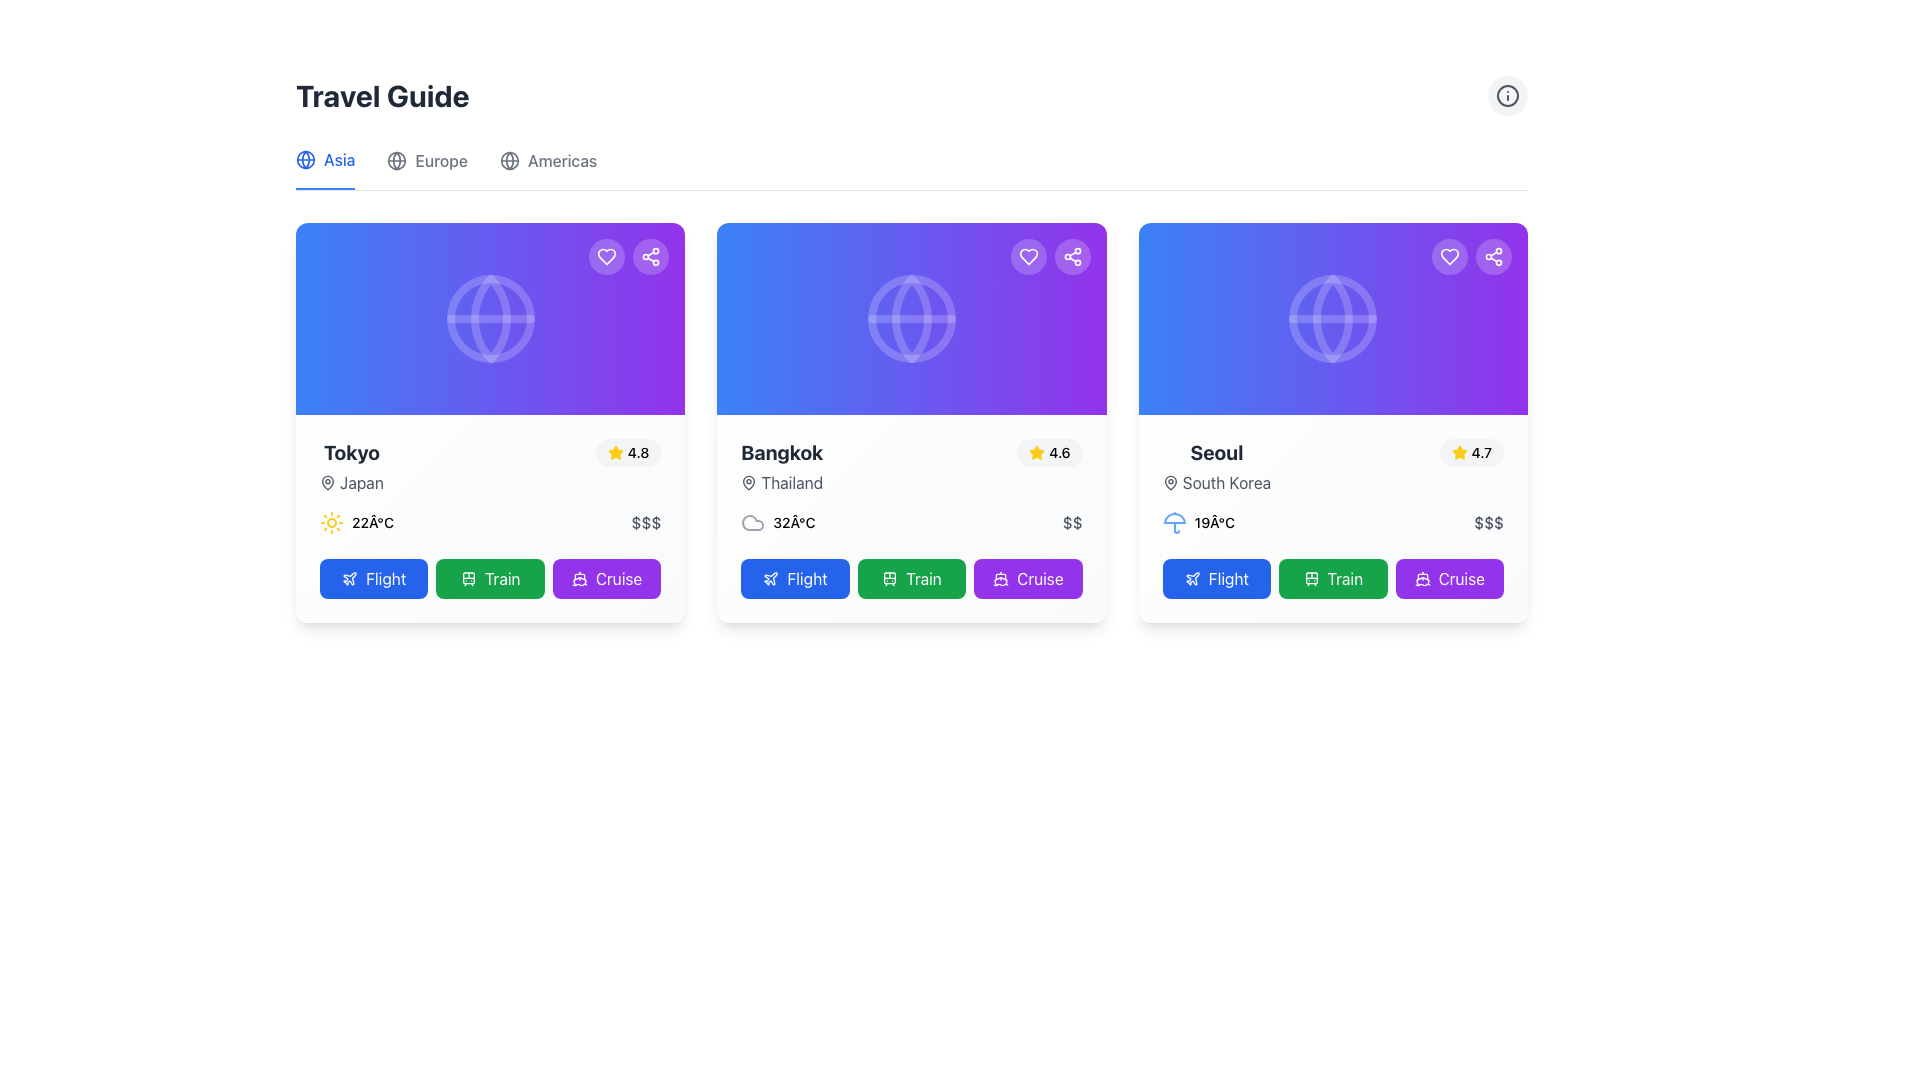 The width and height of the screenshot is (1920, 1080). Describe the element at coordinates (1481, 452) in the screenshot. I see `the unique text label displaying the rating '4.7' in bold font located at the top-right corner of the 'Seoul' card` at that location.